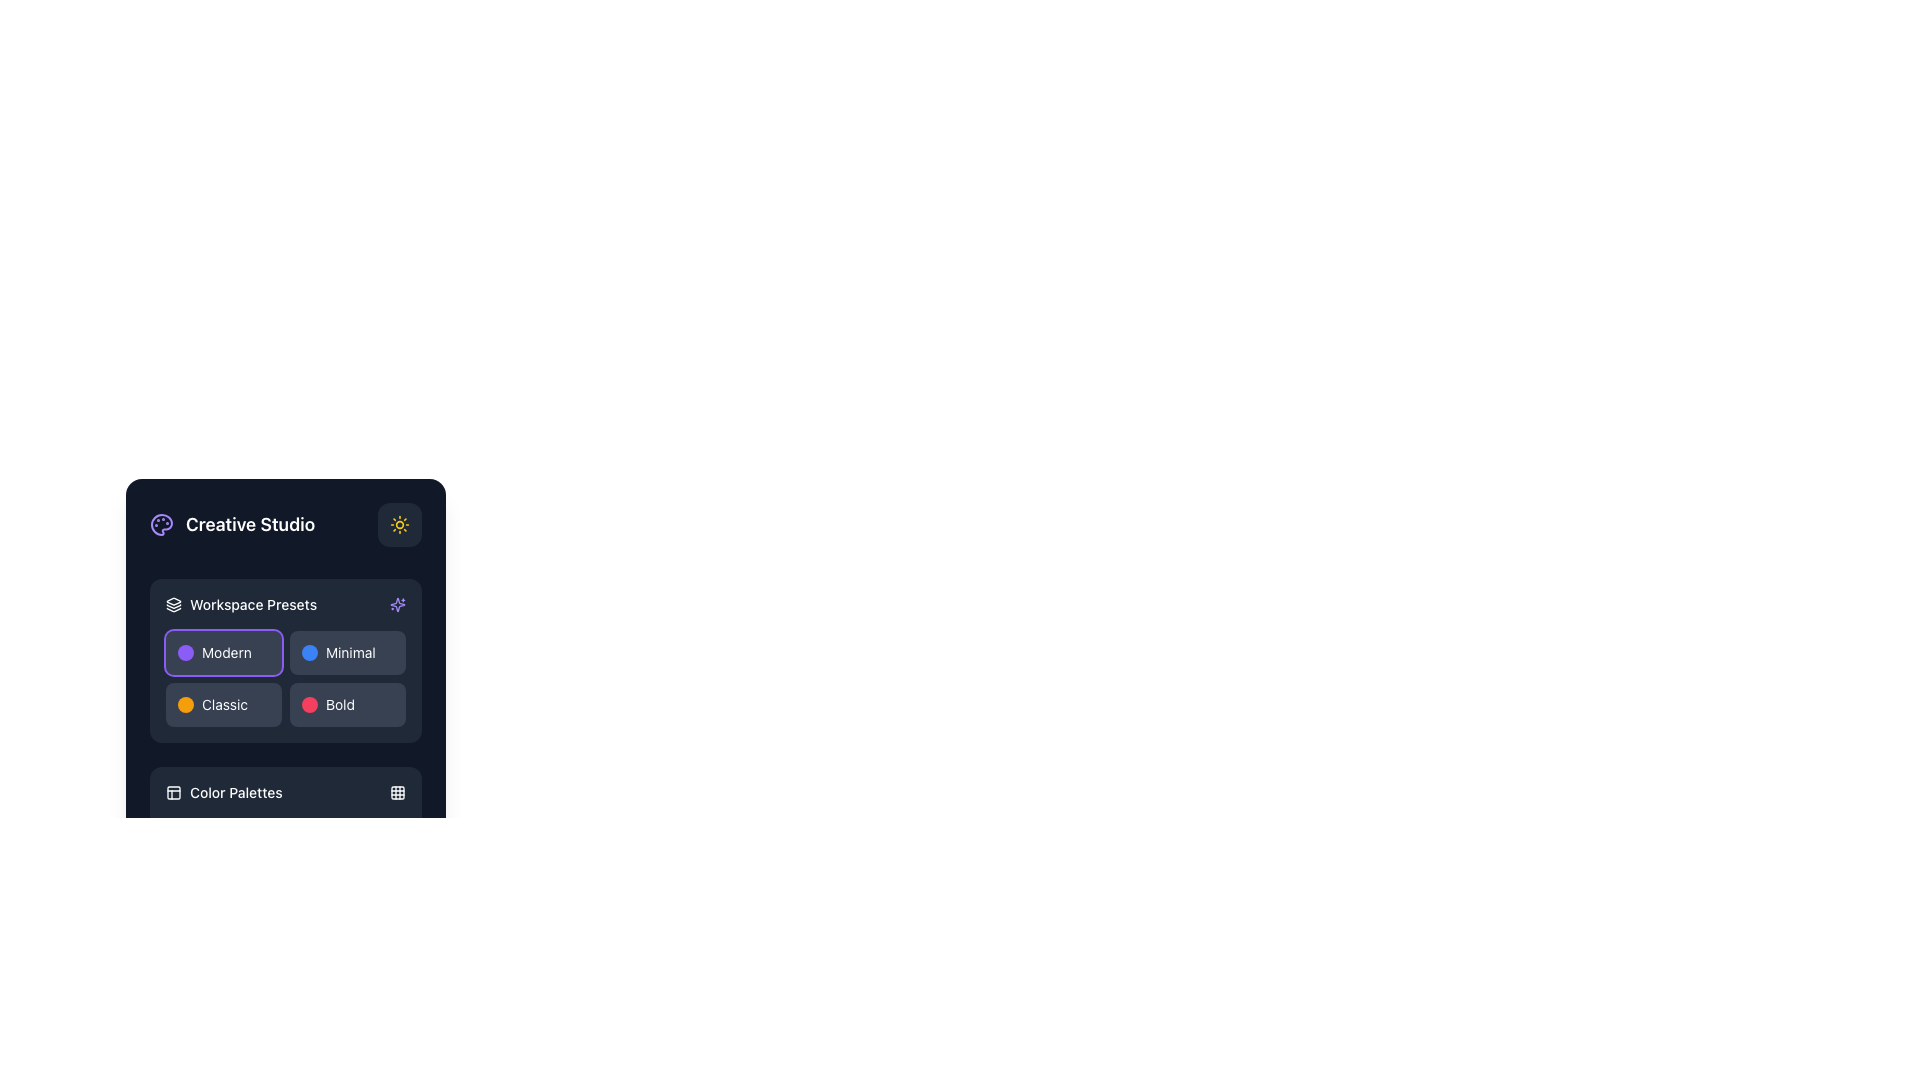 This screenshot has height=1080, width=1920. Describe the element at coordinates (398, 792) in the screenshot. I see `the central grid cell which is part of a 3x3 visual grid layout` at that location.